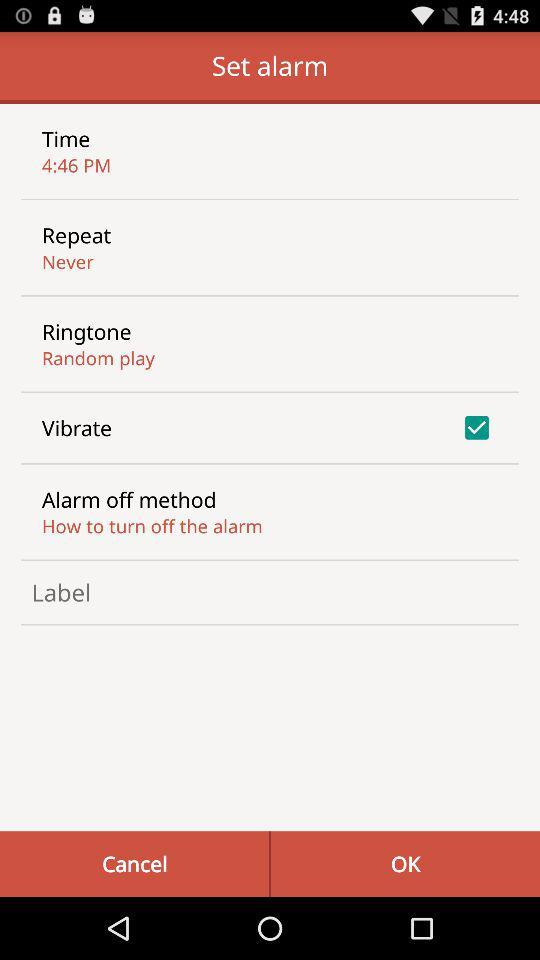  I want to click on the icon above the vibrate app, so click(97, 358).